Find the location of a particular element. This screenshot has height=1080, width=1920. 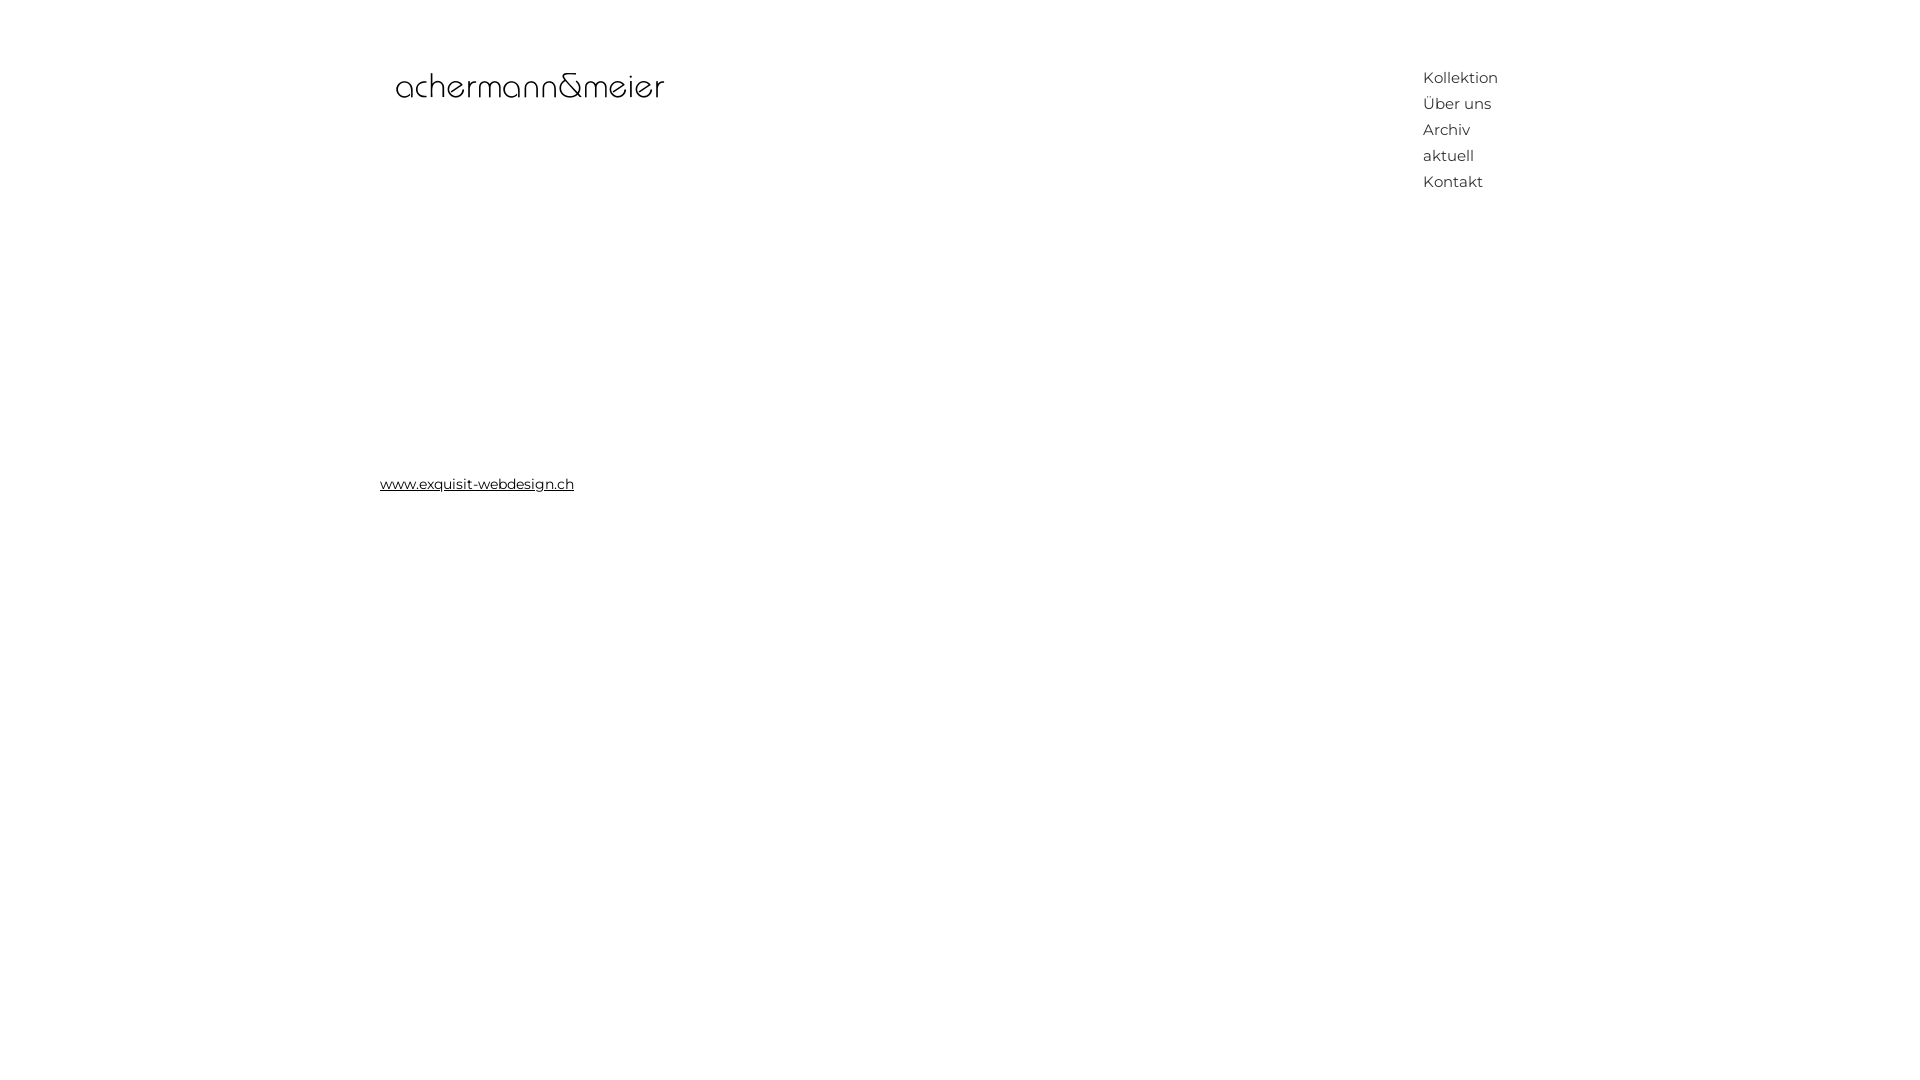

'Kontakt' is located at coordinates (1462, 181).